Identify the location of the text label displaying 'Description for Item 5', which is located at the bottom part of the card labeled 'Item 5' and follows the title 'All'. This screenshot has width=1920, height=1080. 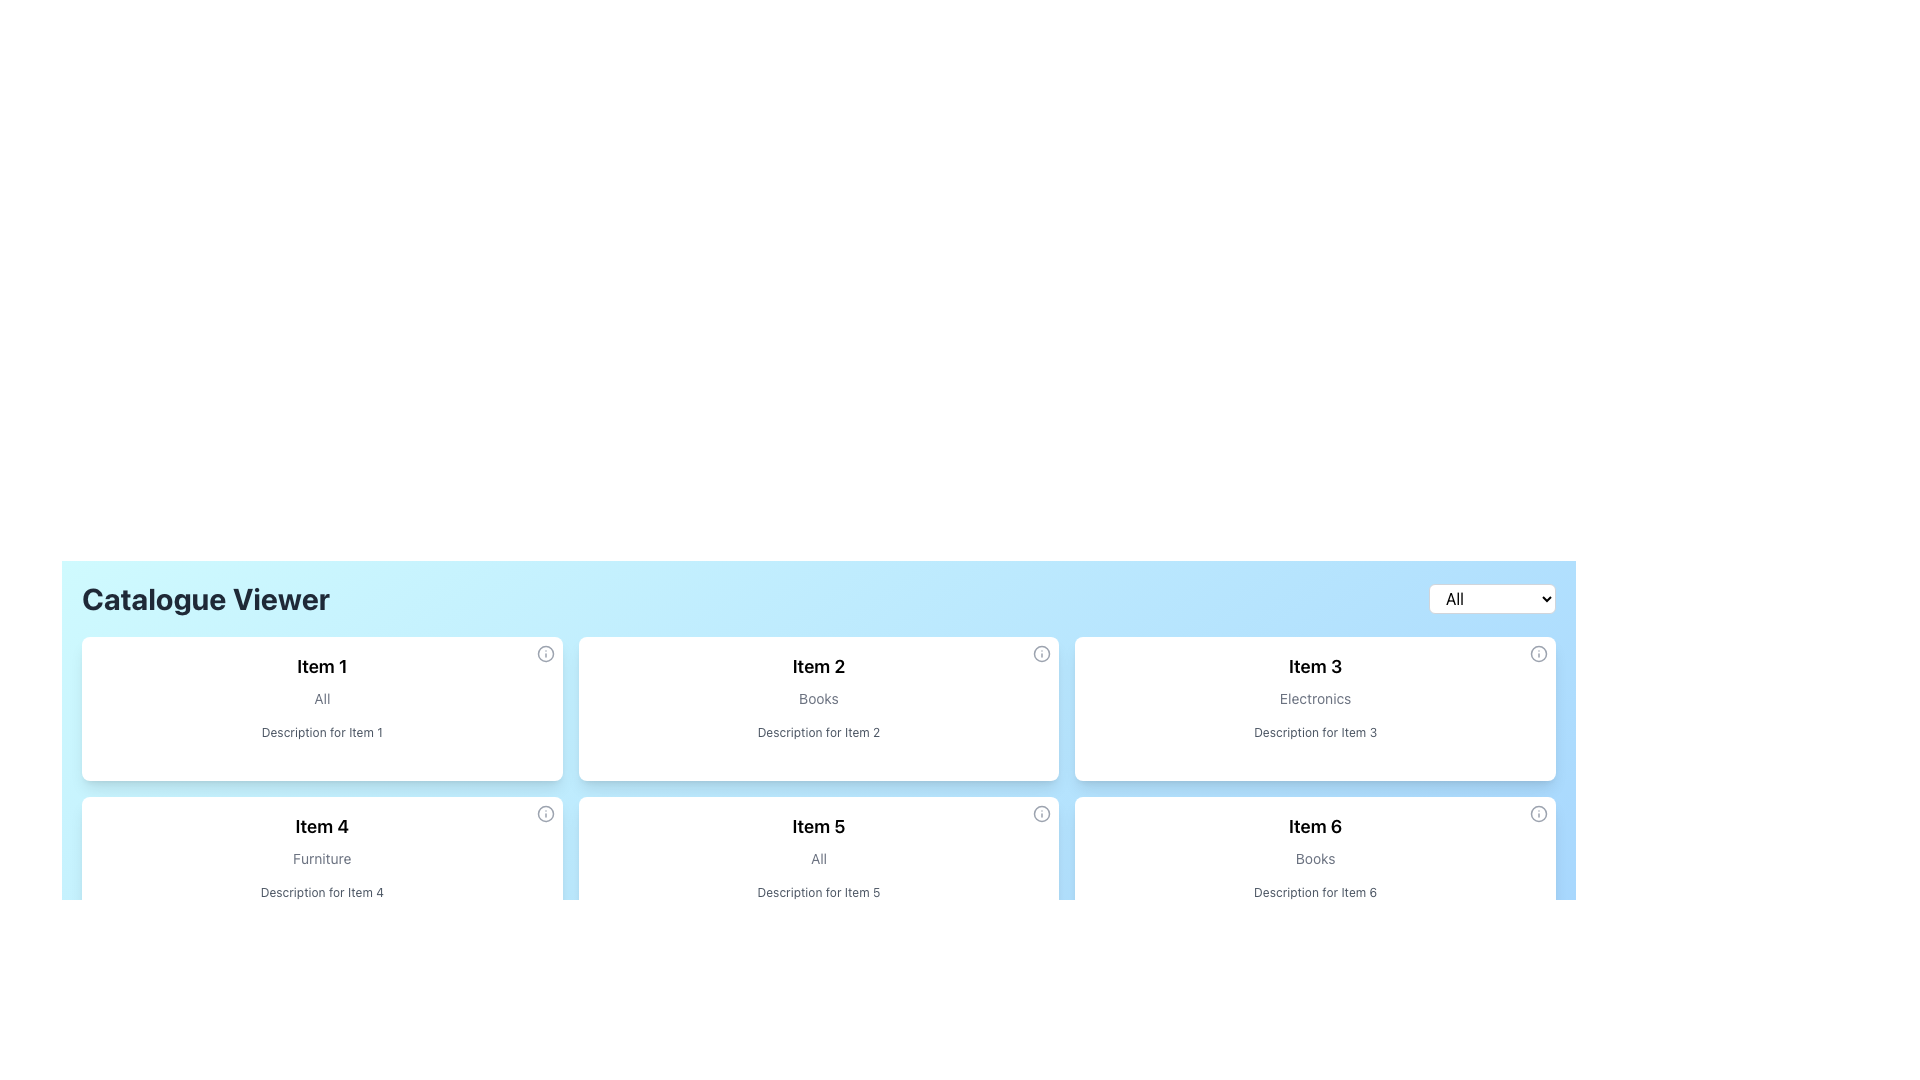
(819, 892).